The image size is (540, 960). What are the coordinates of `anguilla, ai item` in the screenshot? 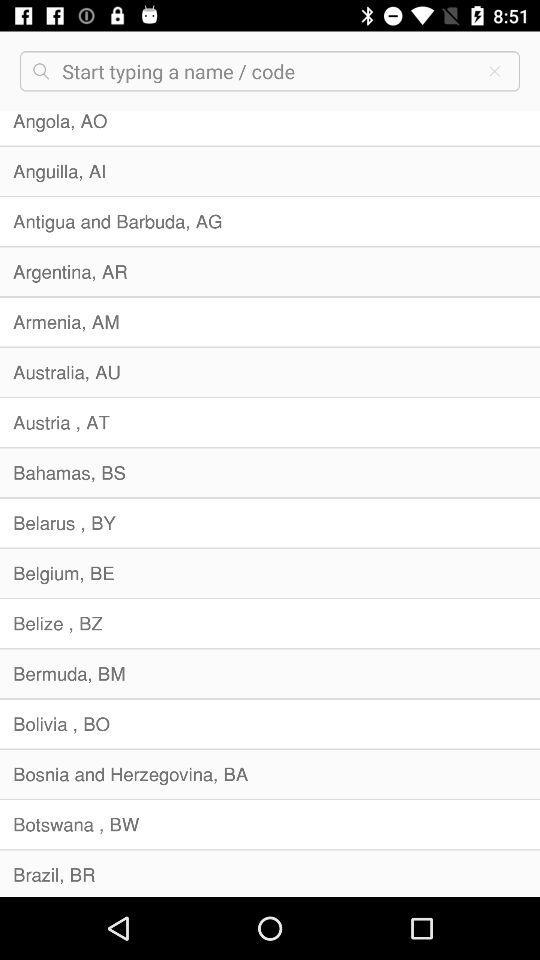 It's located at (270, 170).